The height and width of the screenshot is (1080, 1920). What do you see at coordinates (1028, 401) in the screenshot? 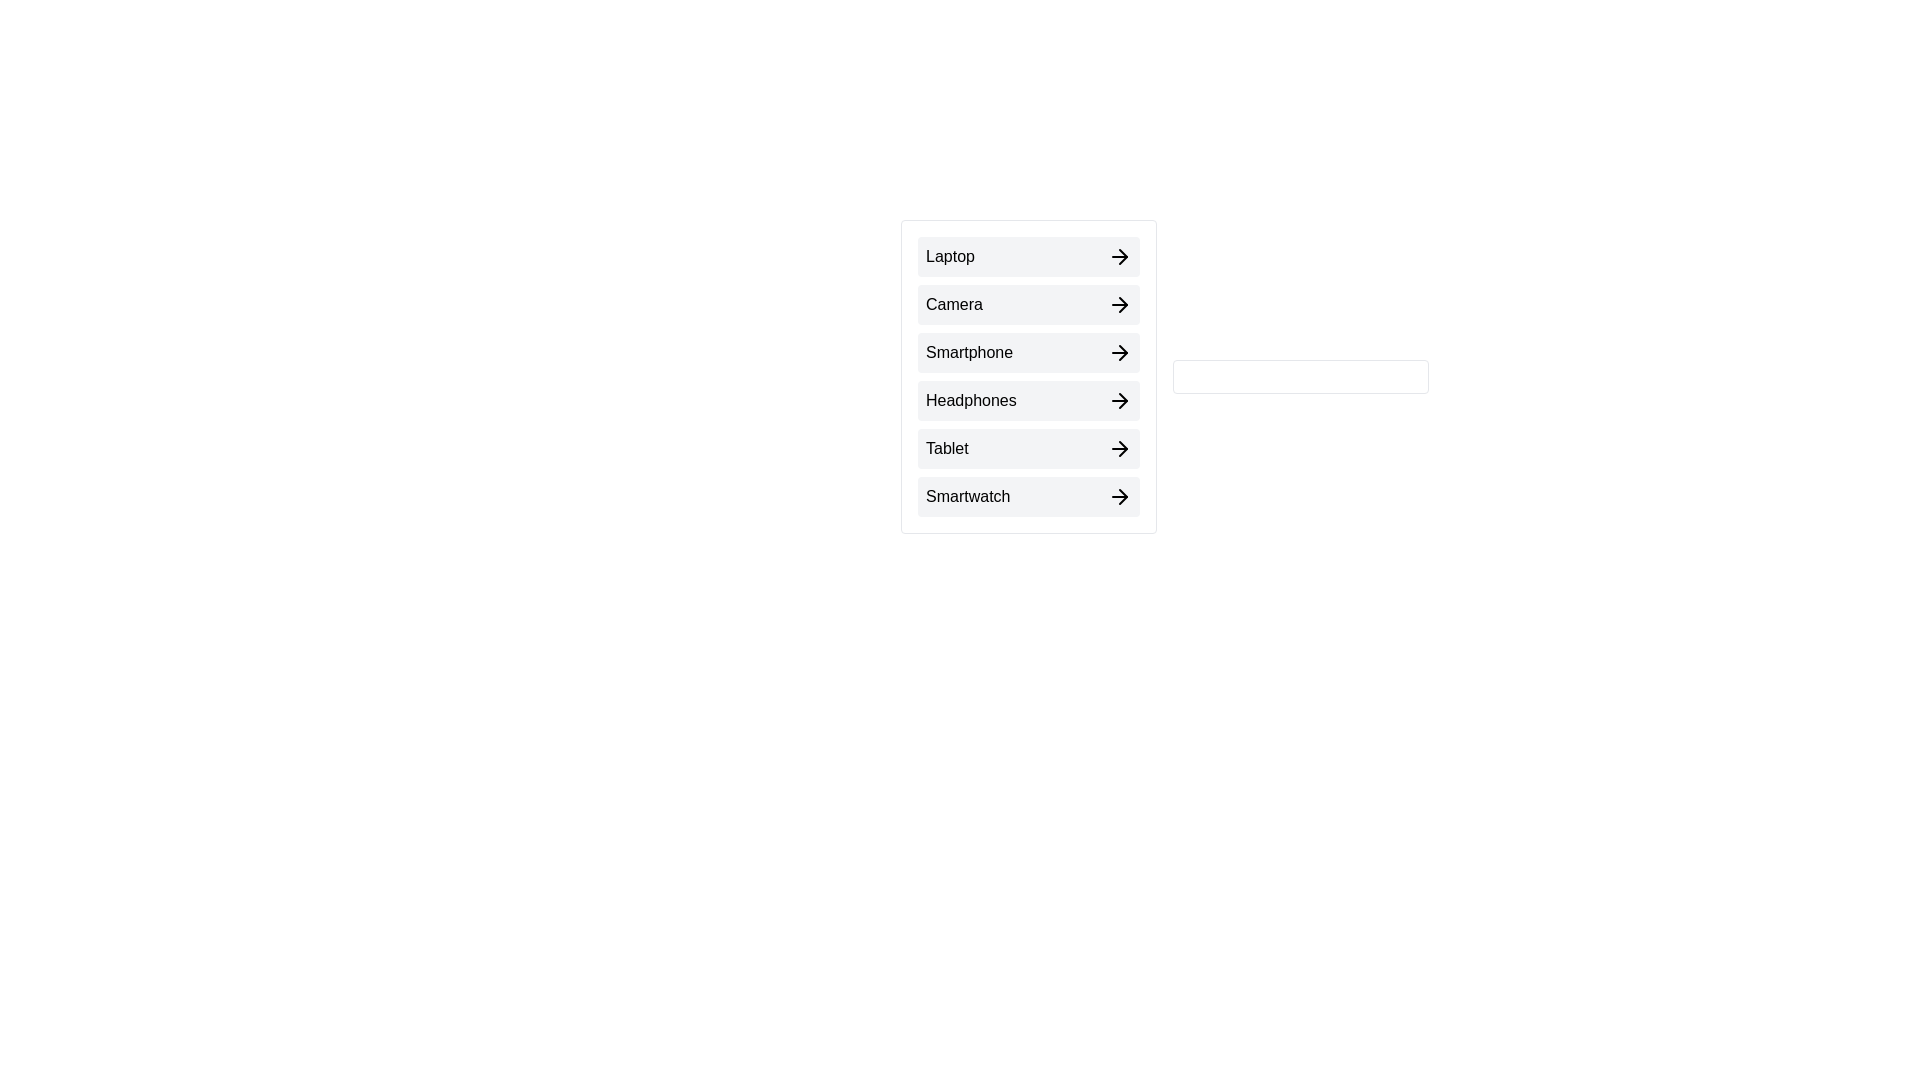
I see `the arrow button next to Headphones to move it to the right list` at bounding box center [1028, 401].